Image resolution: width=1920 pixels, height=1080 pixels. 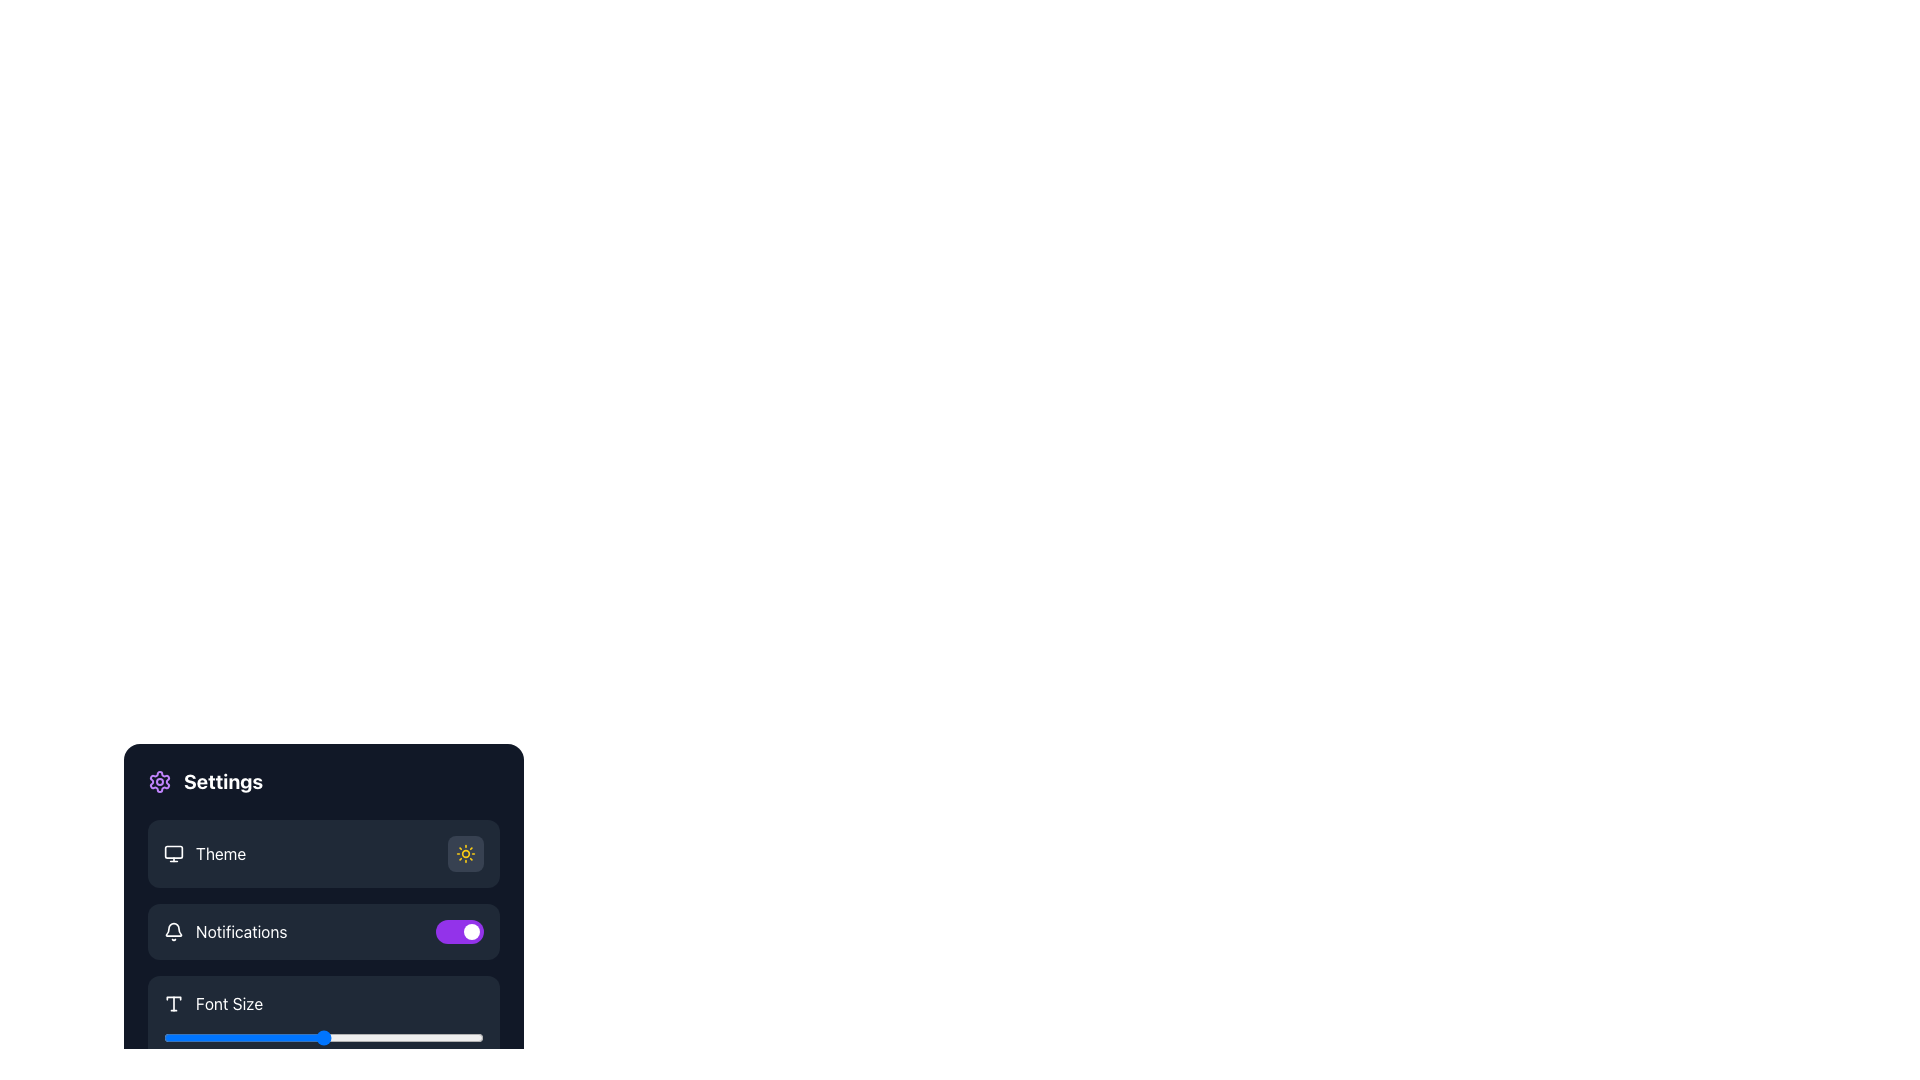 I want to click on the settings icon located on the far left of the header section, adjacent to the 'Settings' label, so click(x=158, y=781).